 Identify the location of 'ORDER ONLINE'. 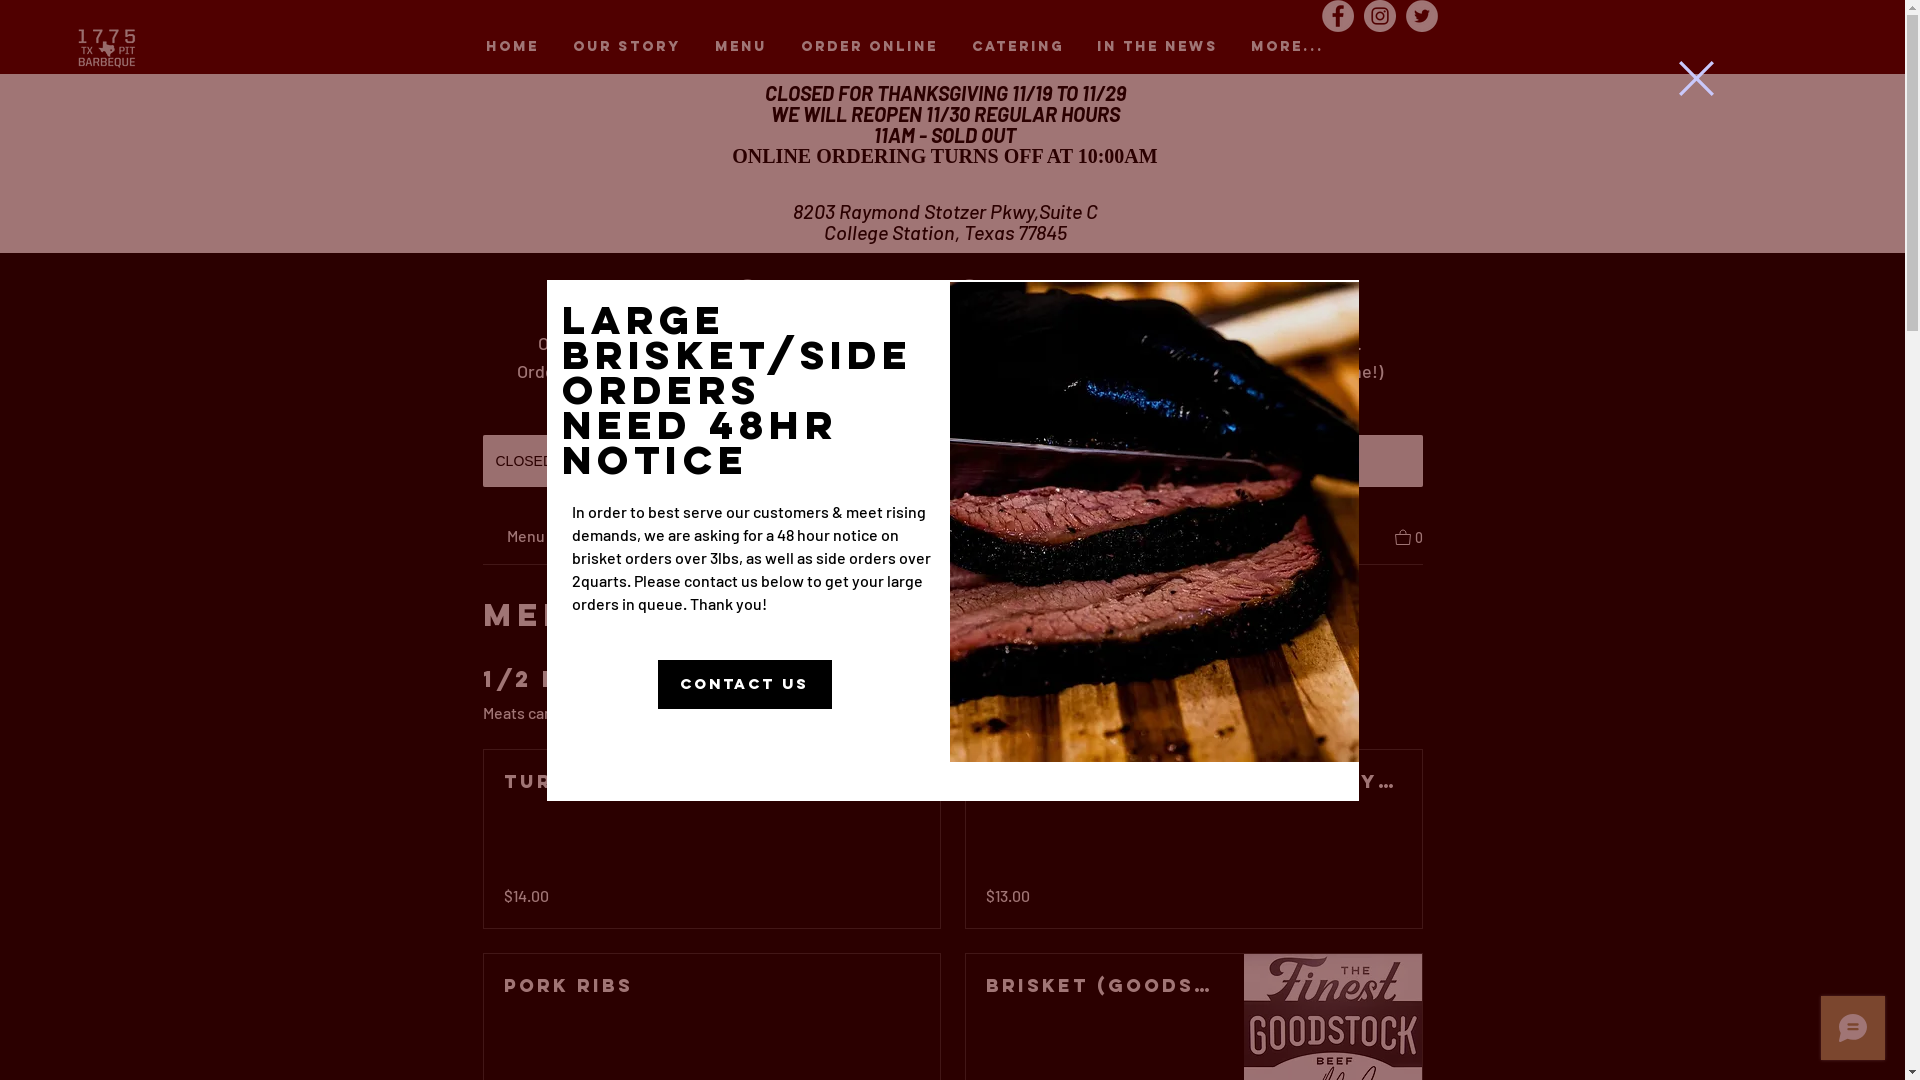
(869, 45).